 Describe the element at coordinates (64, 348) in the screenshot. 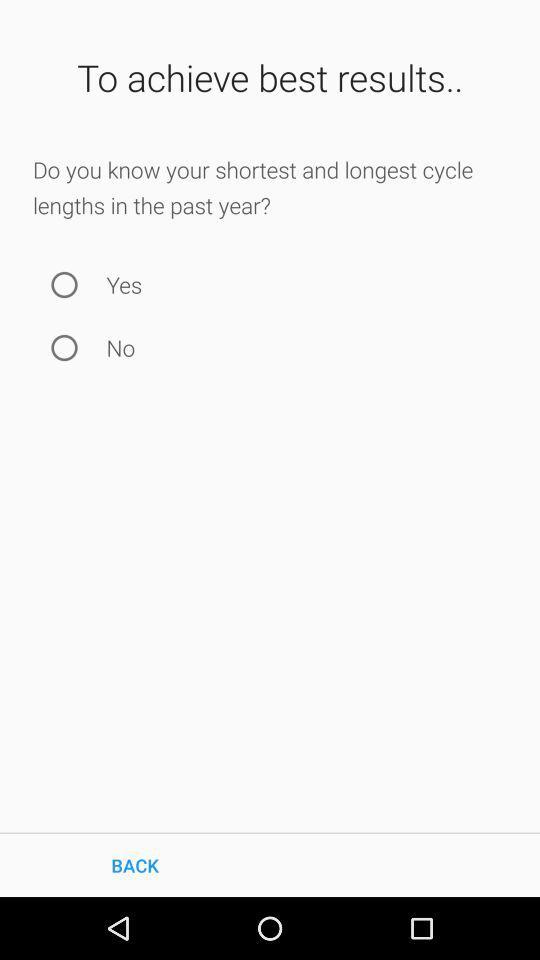

I see `select no` at that location.